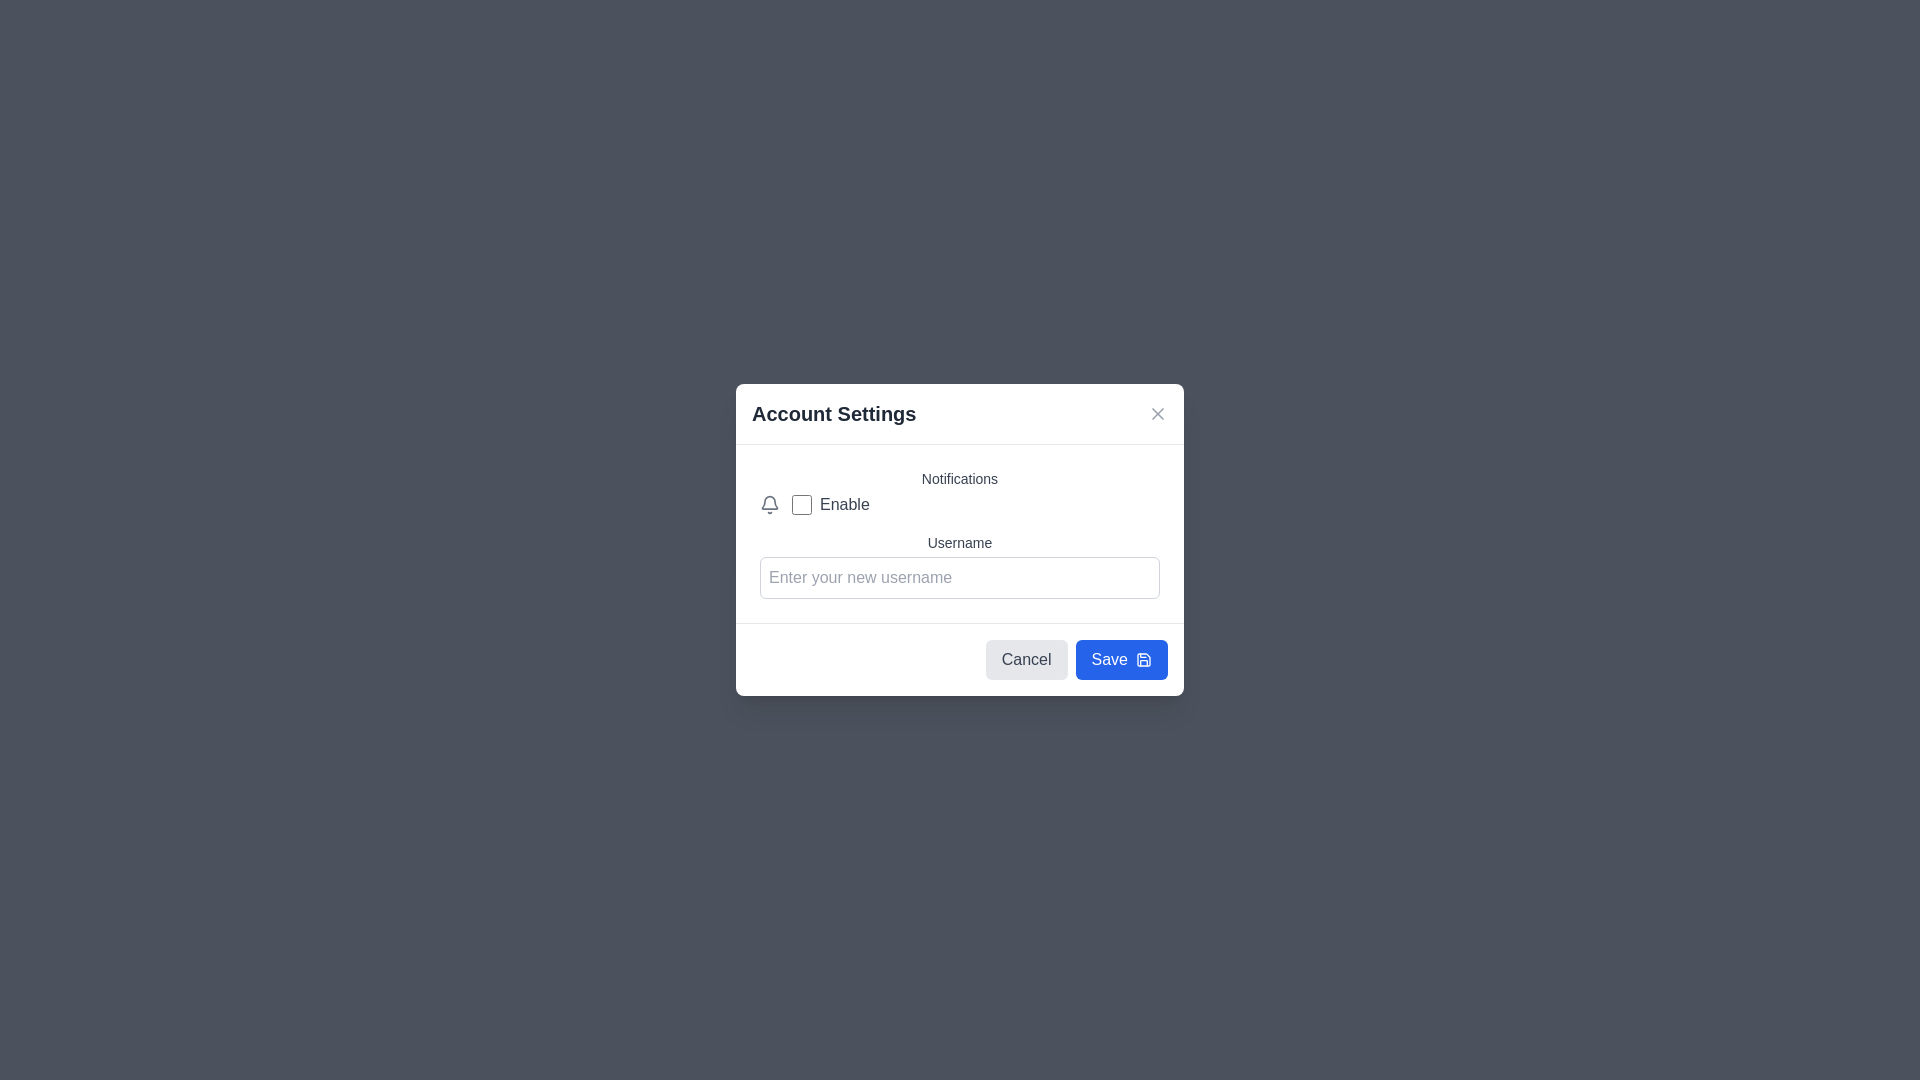 The width and height of the screenshot is (1920, 1080). Describe the element at coordinates (801, 504) in the screenshot. I see `the checkbox that toggles the 'Enable' option, located directly to the left of the 'Enable' label in the settings modal` at that location.